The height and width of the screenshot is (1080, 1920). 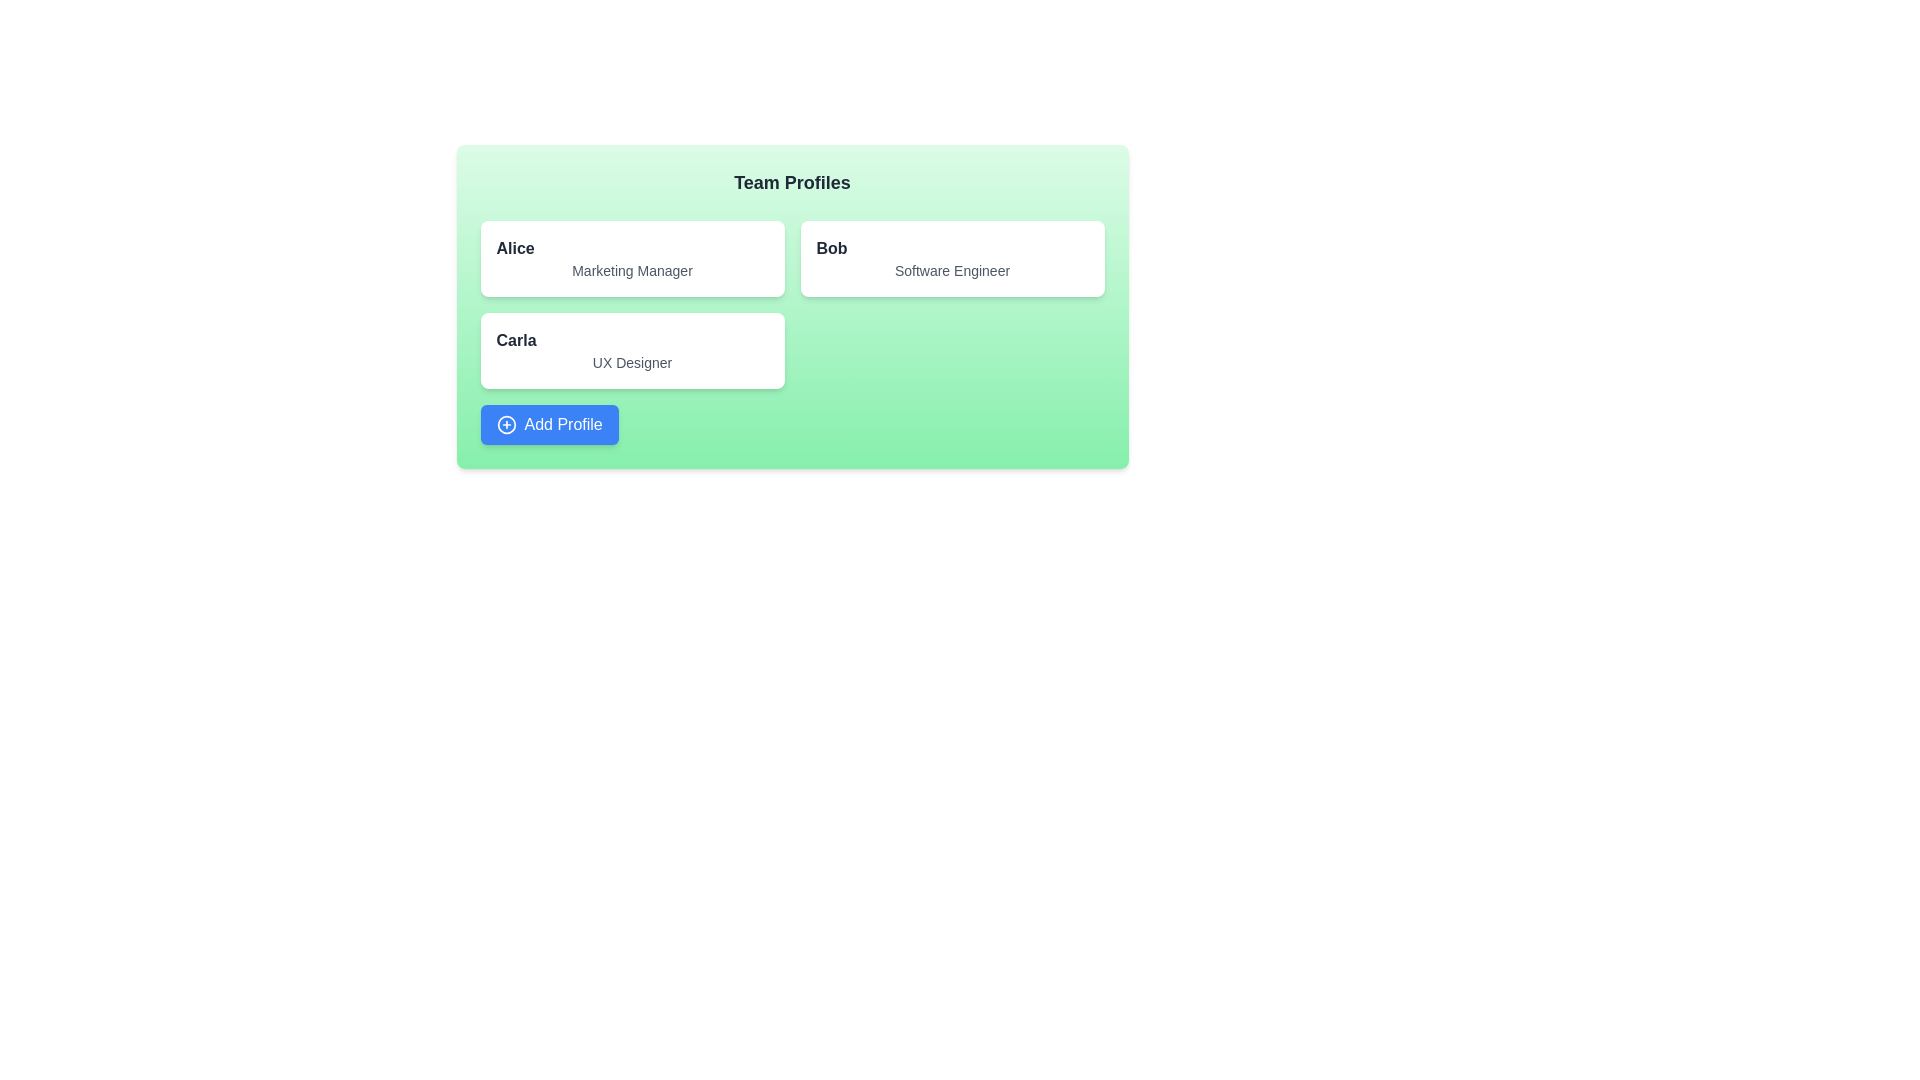 I want to click on the 'Add Profile' button to add a new profile, so click(x=549, y=423).